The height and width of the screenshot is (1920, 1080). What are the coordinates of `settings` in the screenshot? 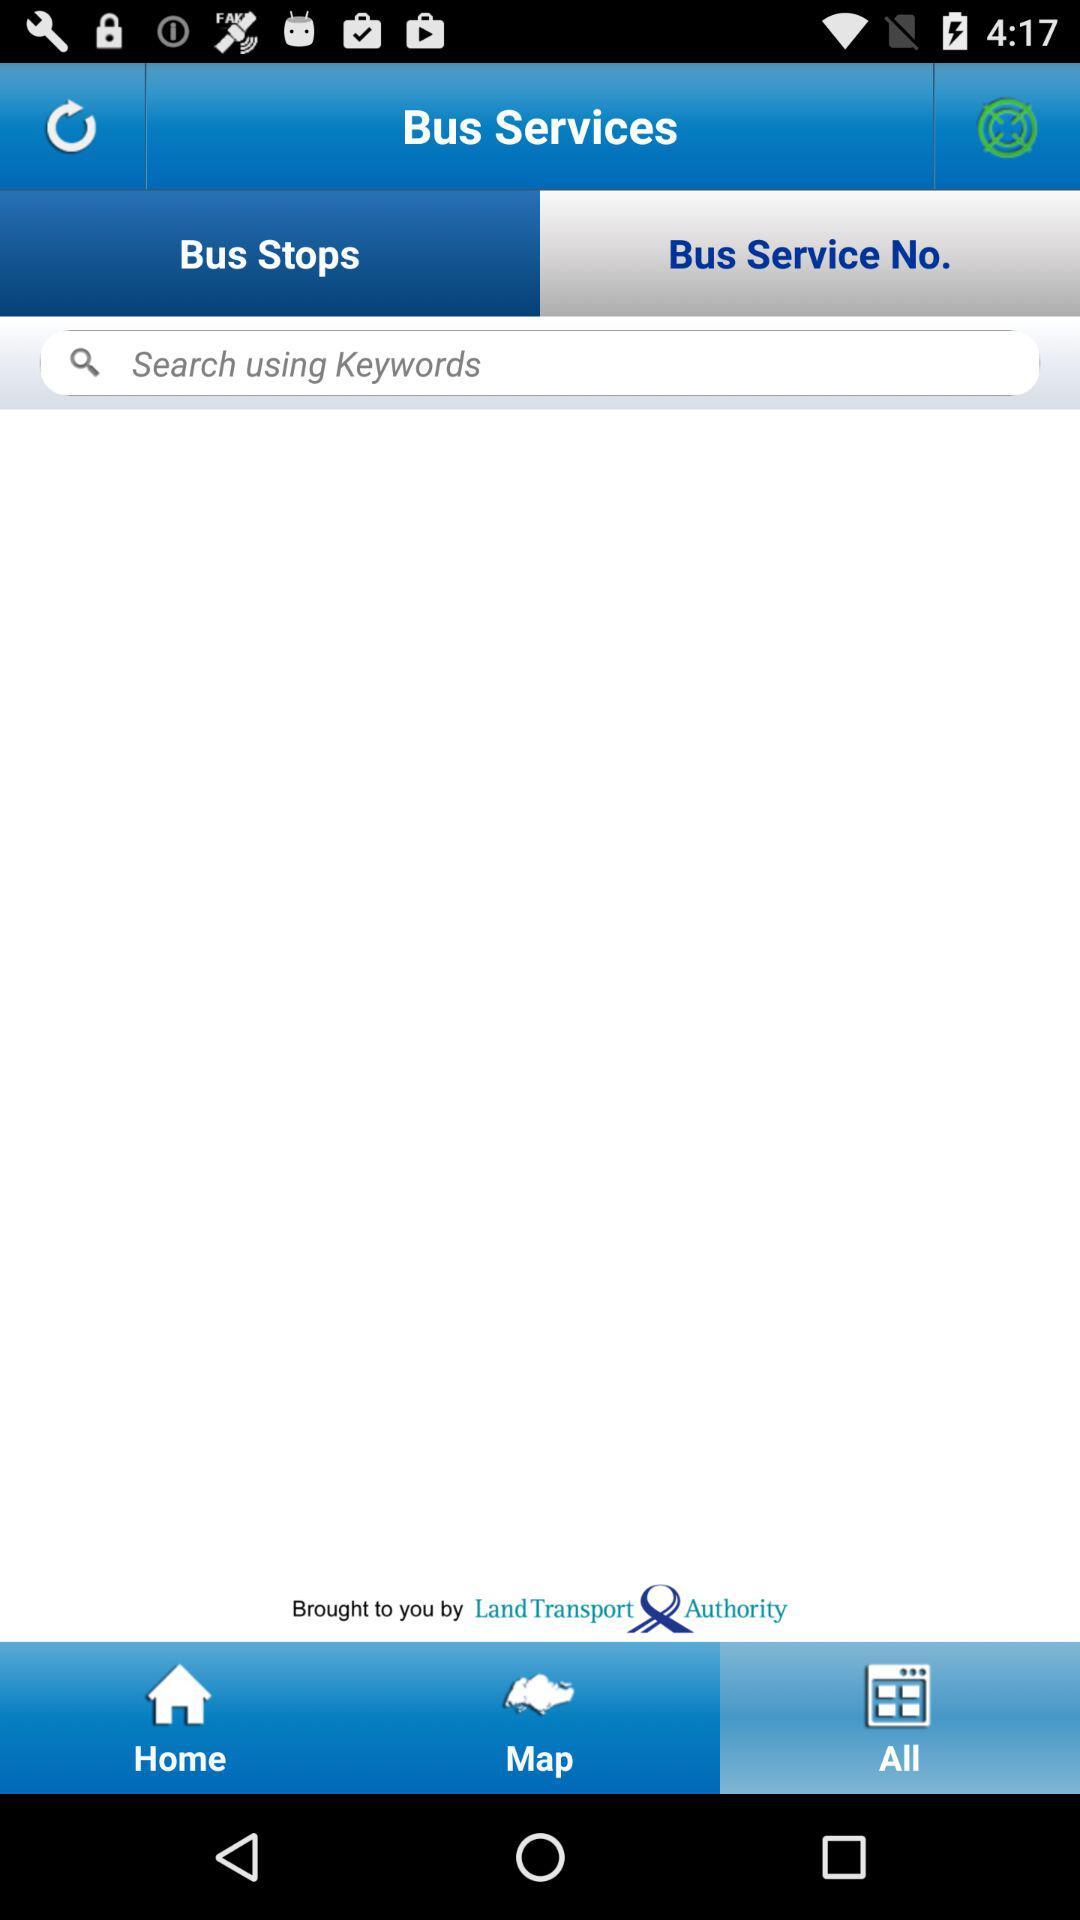 It's located at (1007, 124).